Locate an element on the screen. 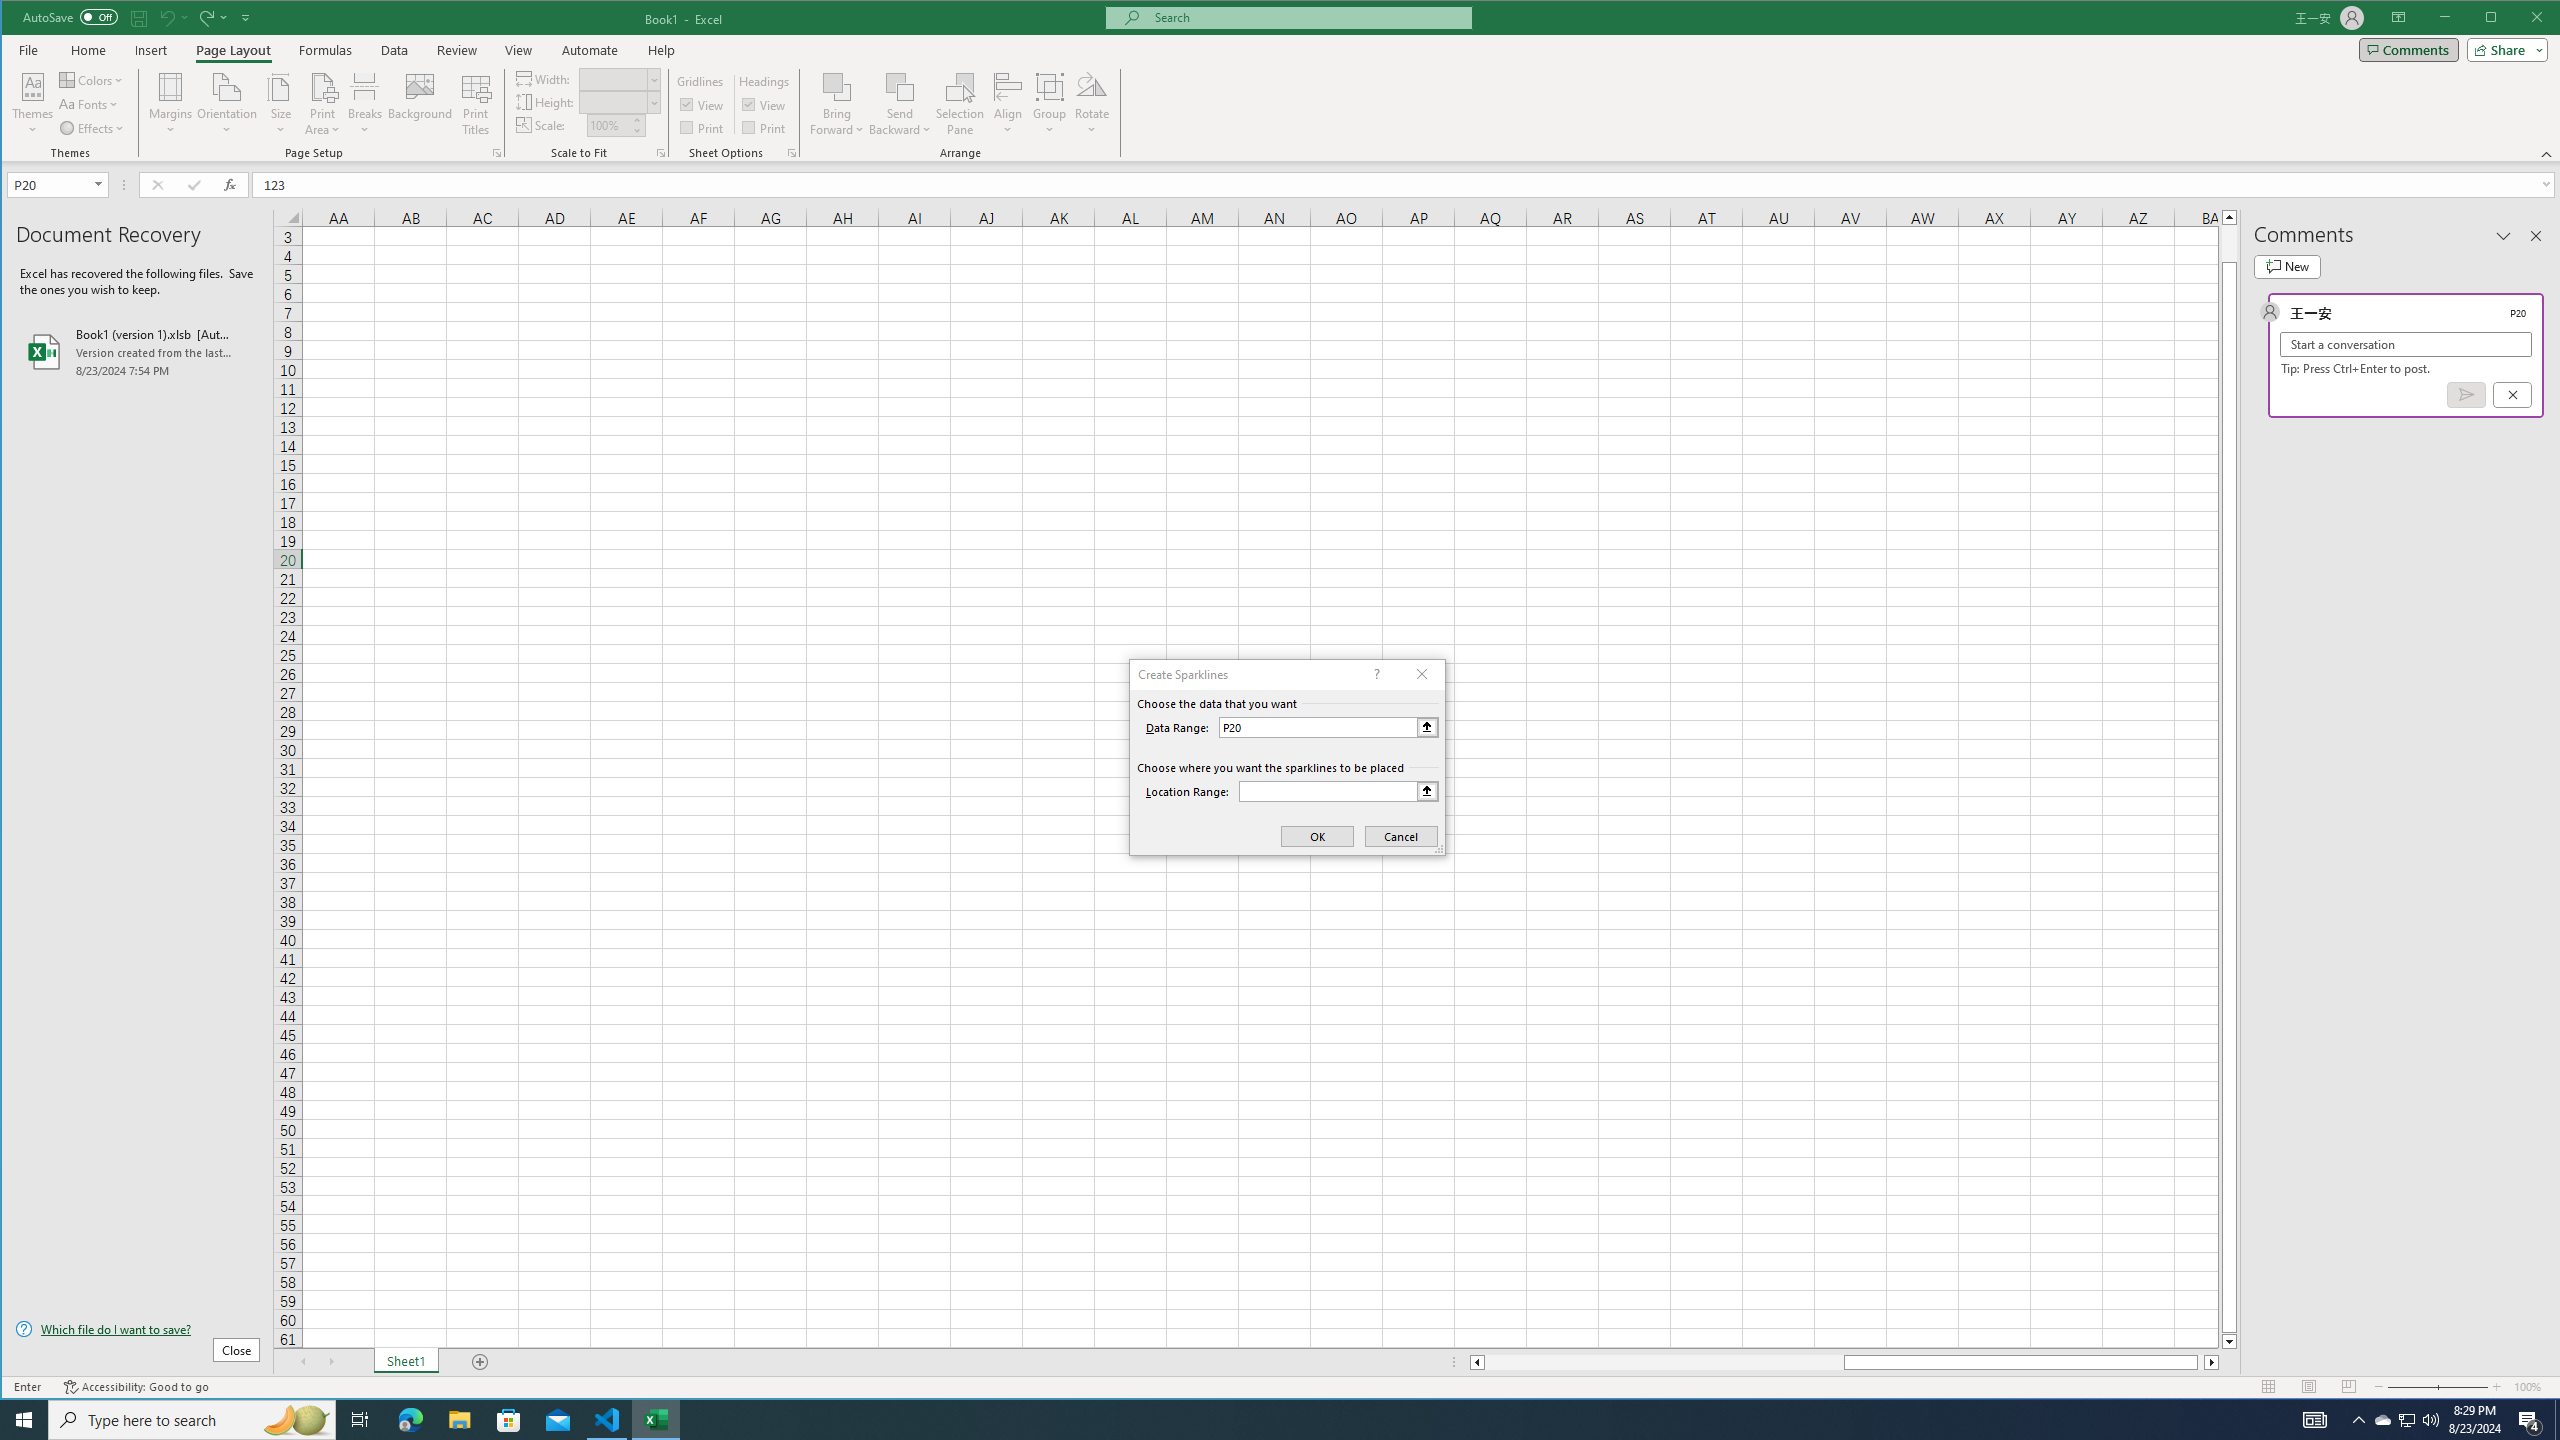 Image resolution: width=2560 pixels, height=1440 pixels. 'Size' is located at coordinates (281, 103).